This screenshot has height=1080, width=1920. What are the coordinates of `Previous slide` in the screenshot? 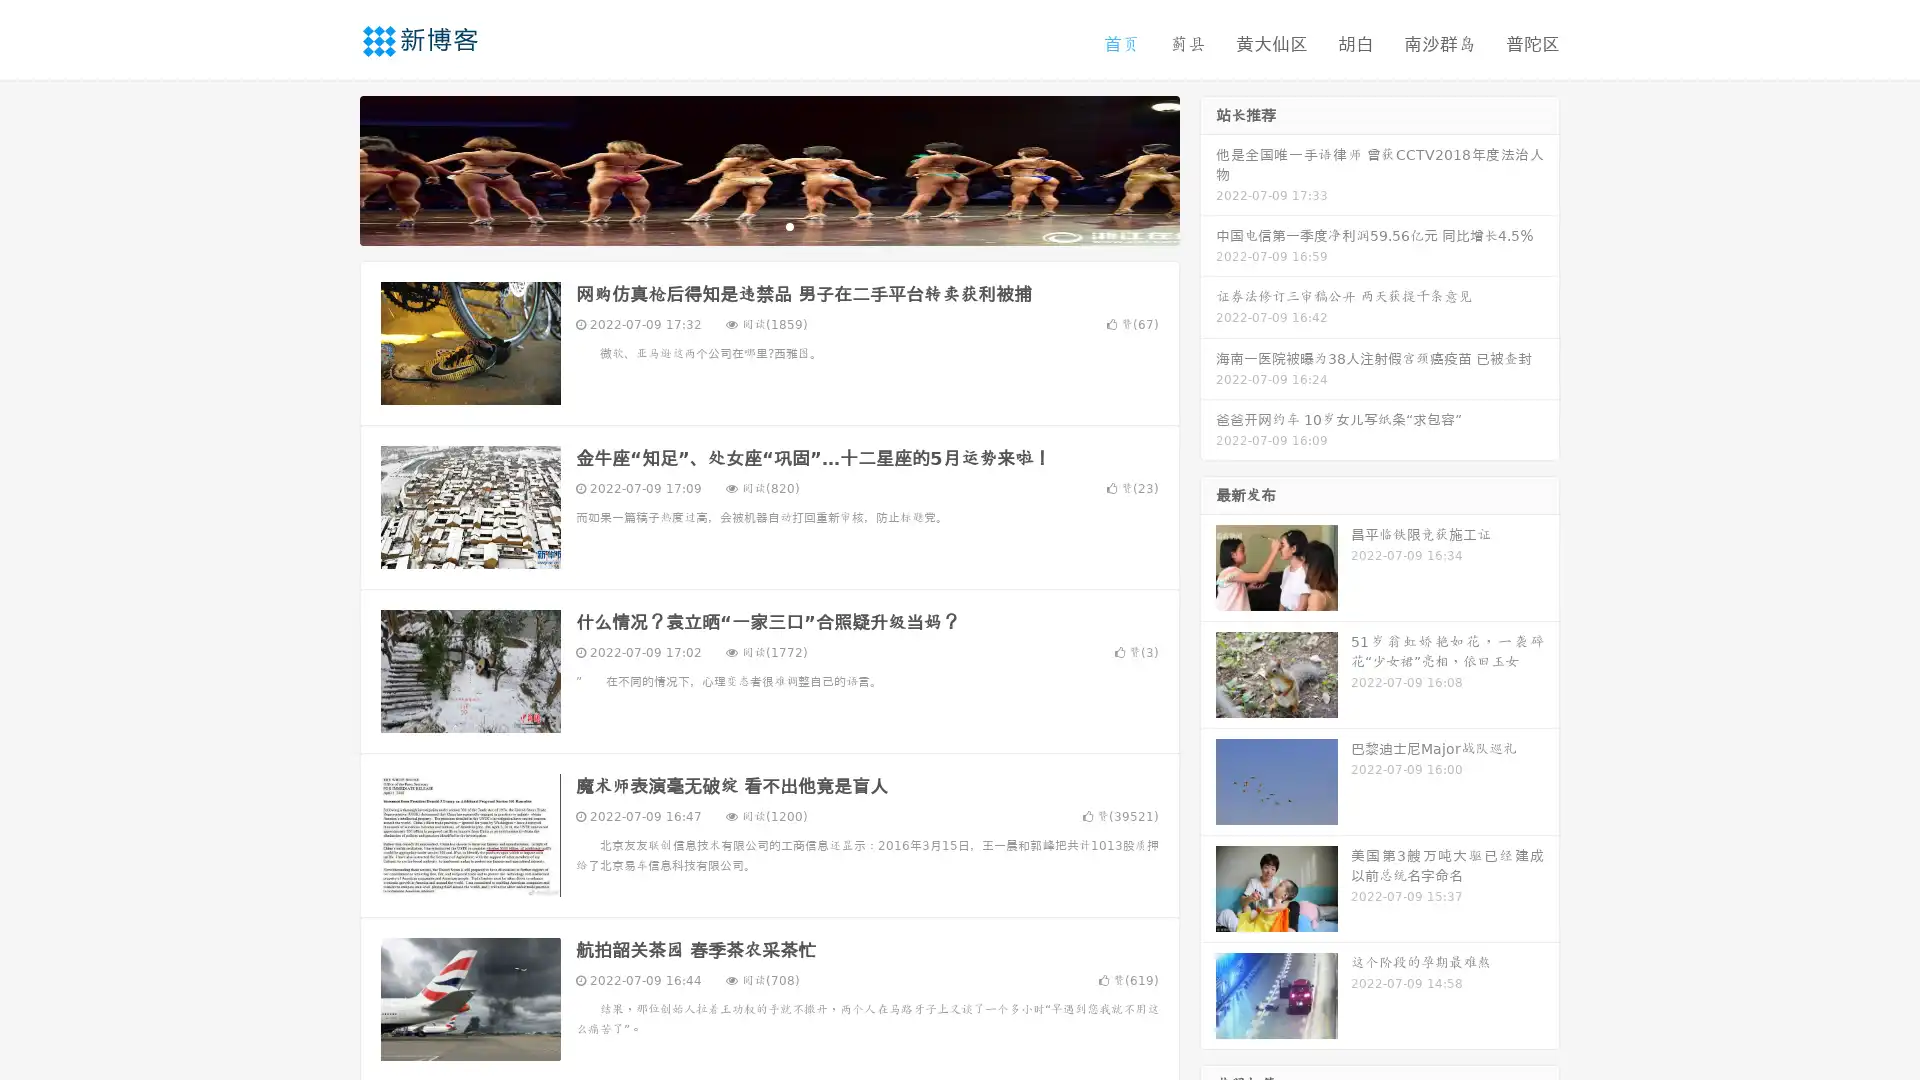 It's located at (330, 168).